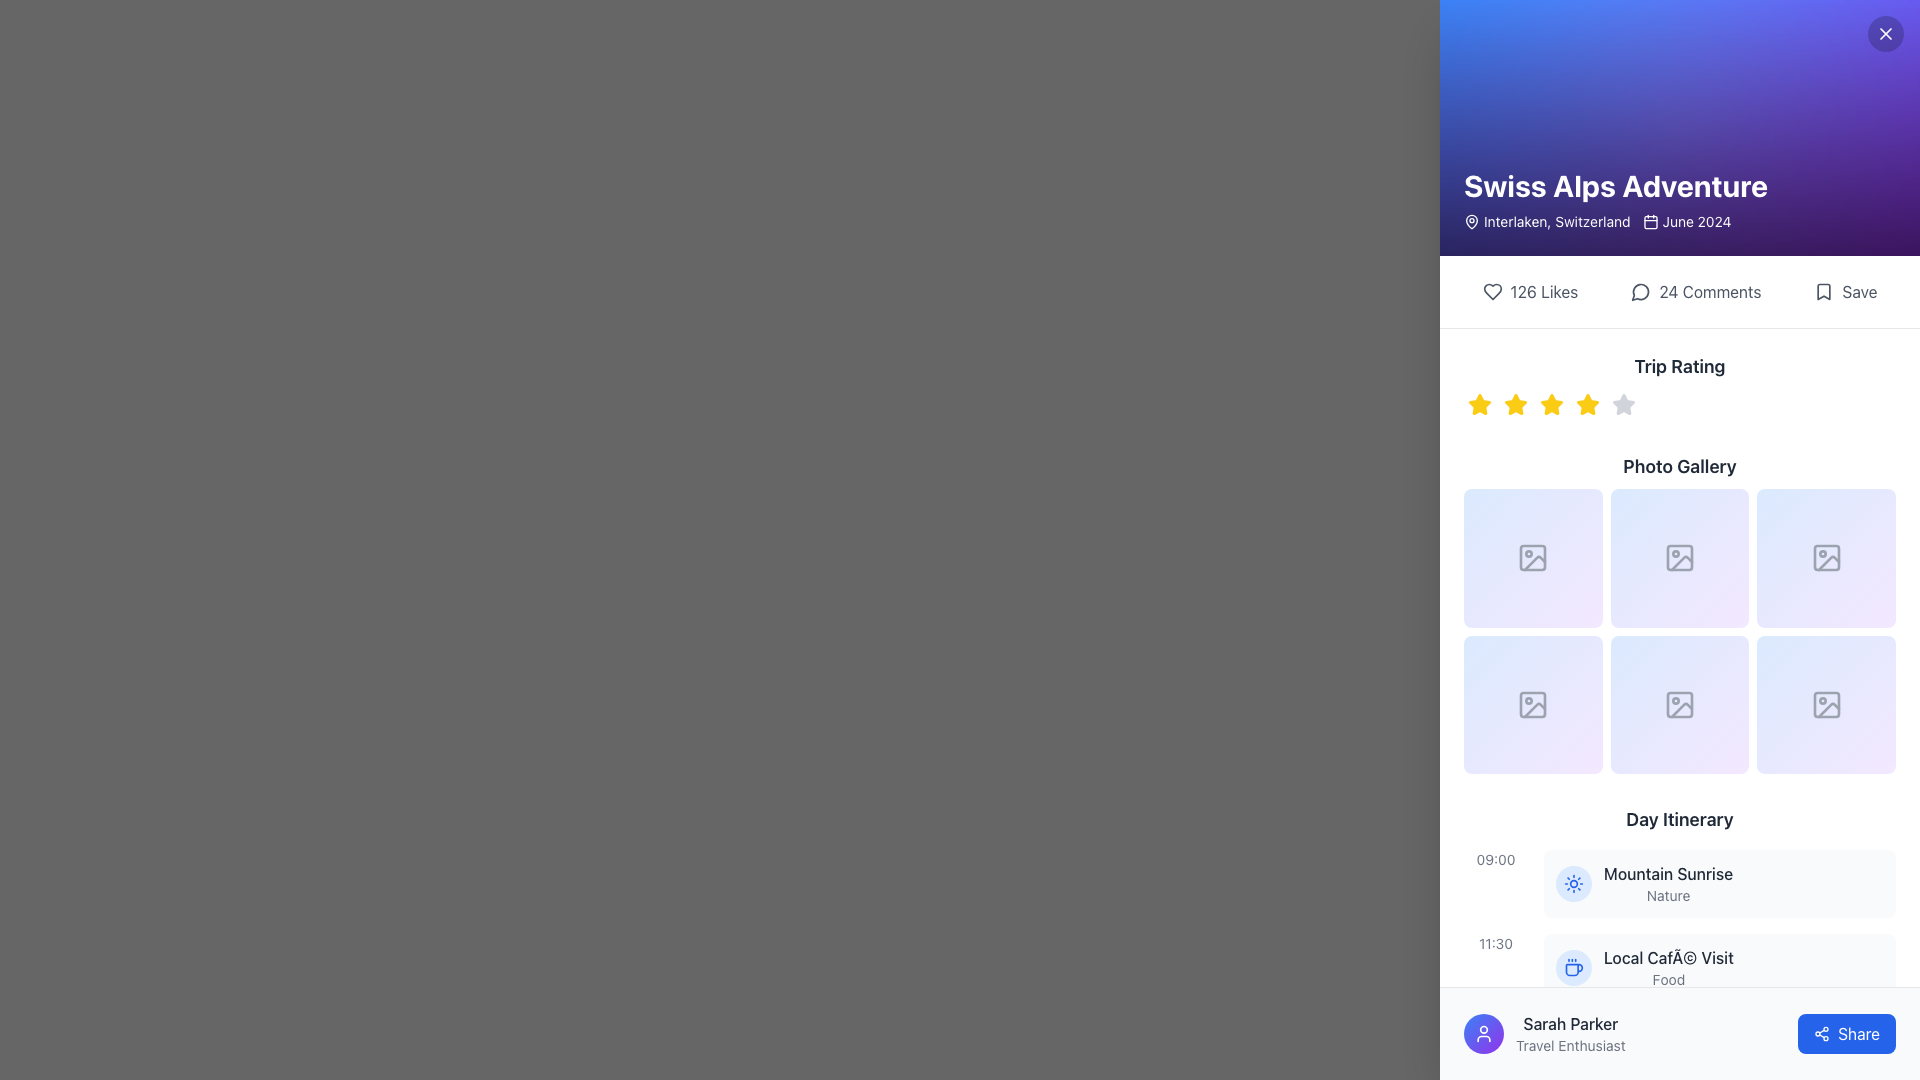 This screenshot has width=1920, height=1080. I want to click on the sixth image placeholder in the bottom-right corner of the photo gallery grid, so click(1826, 704).